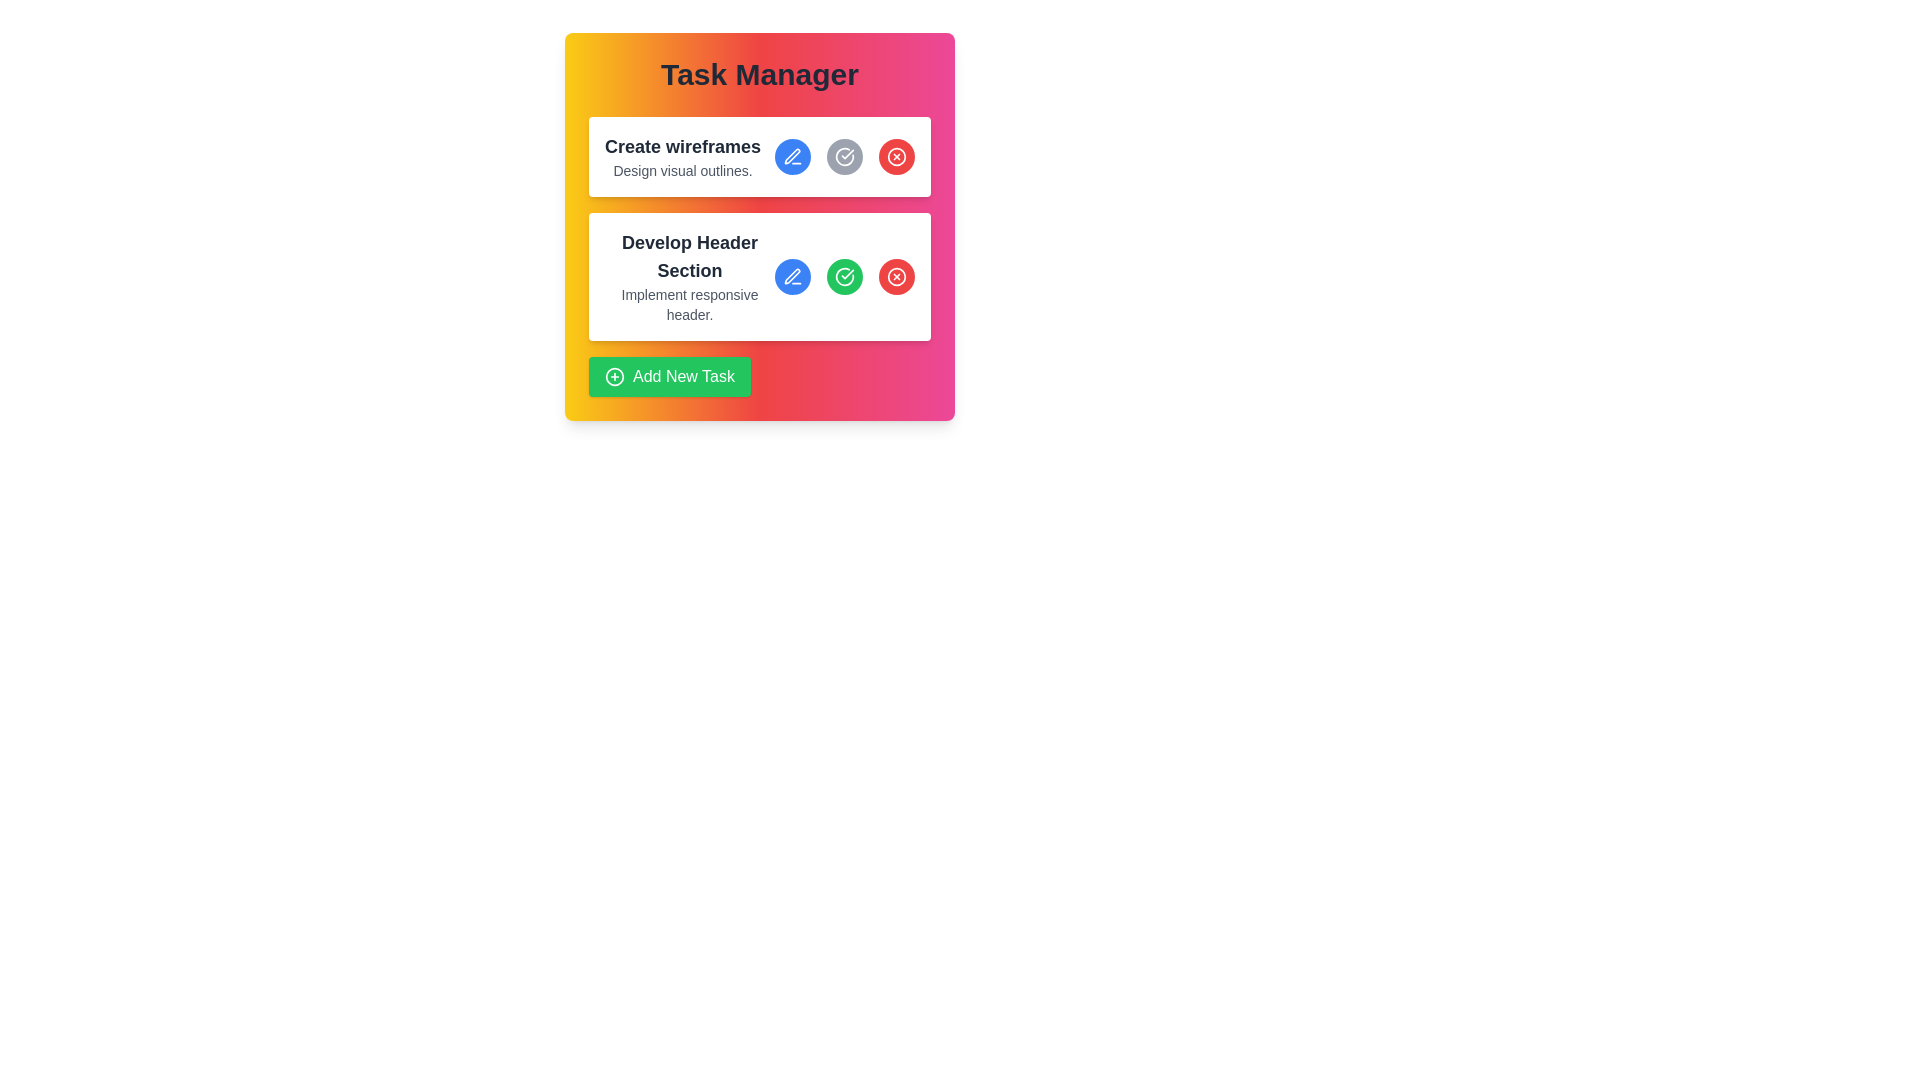 This screenshot has height=1080, width=1920. What do you see at coordinates (791, 156) in the screenshot?
I see `the 'Edit Task' icon button located in the first task card labeled 'Create wireframes', which is the leftmost of three icons in the task header, positioned next to the text` at bounding box center [791, 156].